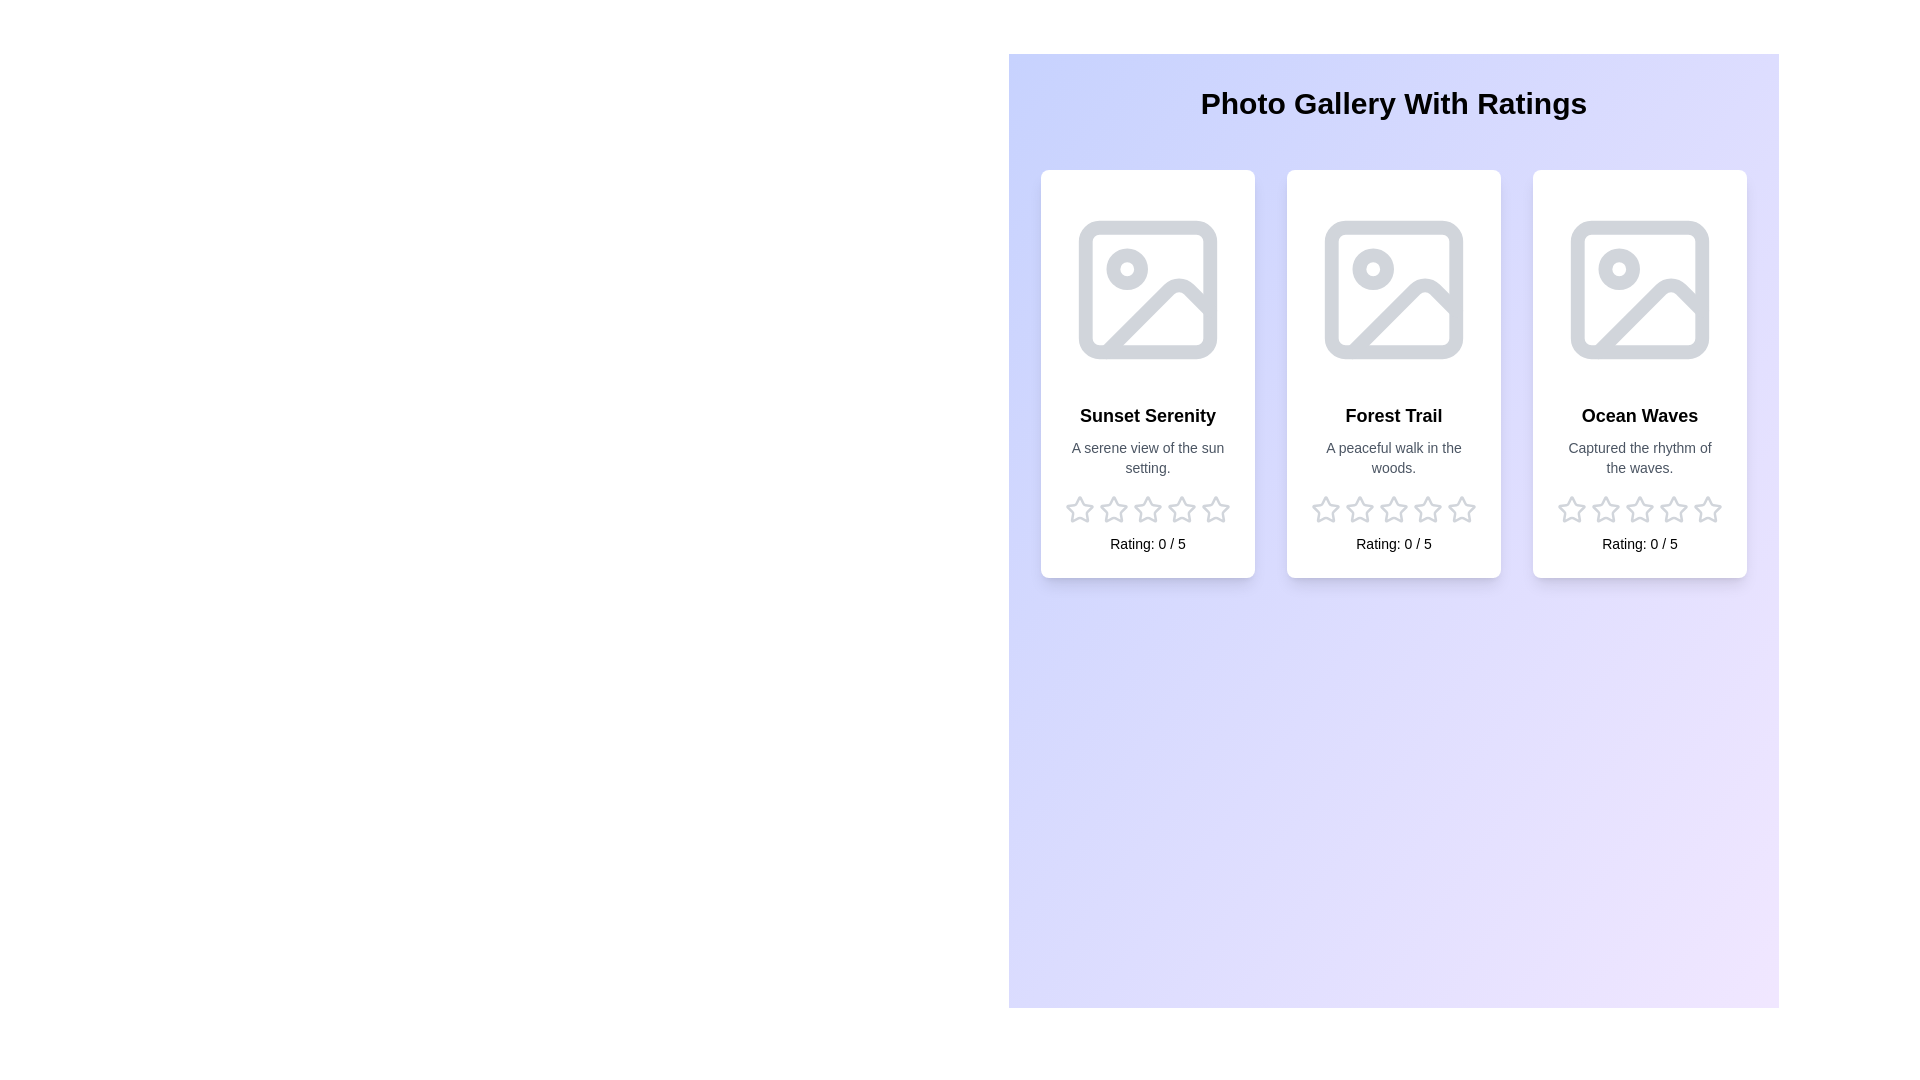  I want to click on the image or title of 'Sunset Serenity' to view its details, so click(1147, 334).